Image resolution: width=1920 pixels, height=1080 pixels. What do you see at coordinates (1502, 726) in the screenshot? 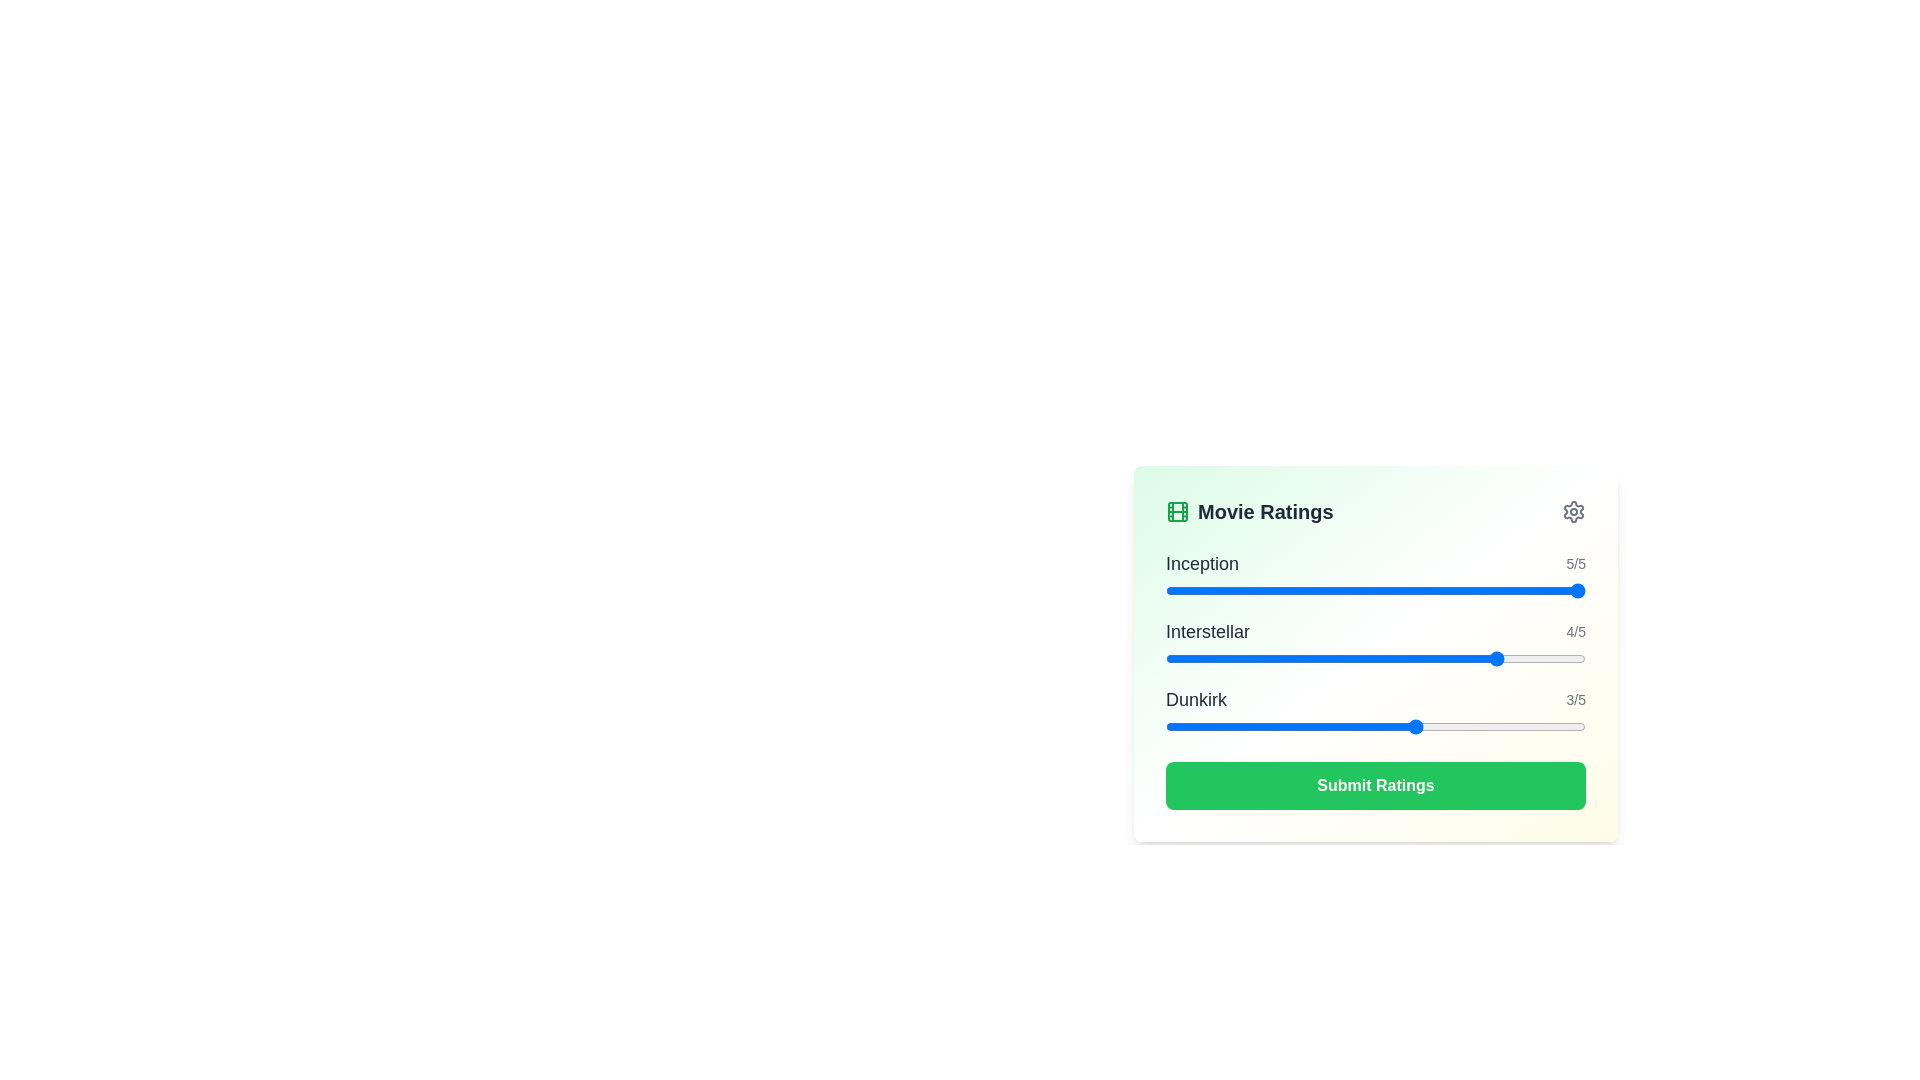
I see `the rating for Dunkirk` at bounding box center [1502, 726].